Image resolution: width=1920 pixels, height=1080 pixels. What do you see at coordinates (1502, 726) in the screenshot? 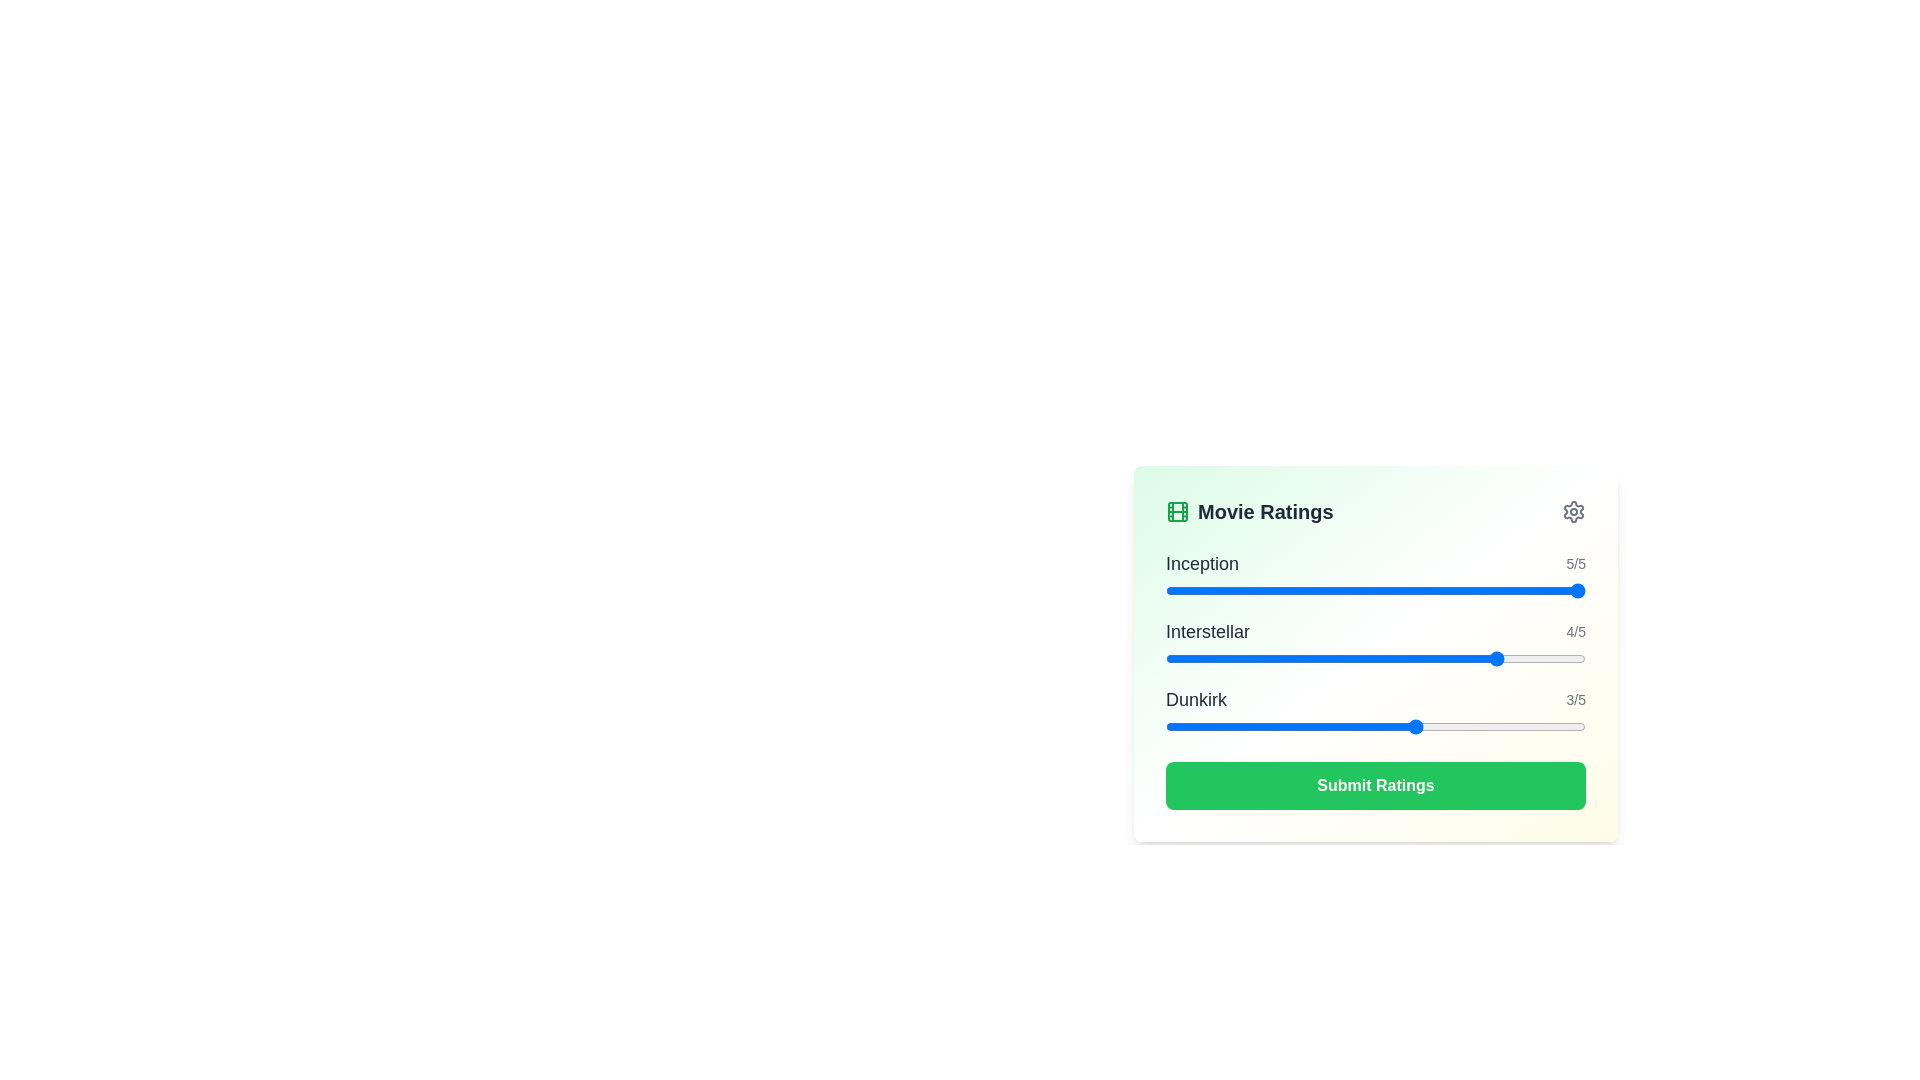
I see `the rating for Dunkirk` at bounding box center [1502, 726].